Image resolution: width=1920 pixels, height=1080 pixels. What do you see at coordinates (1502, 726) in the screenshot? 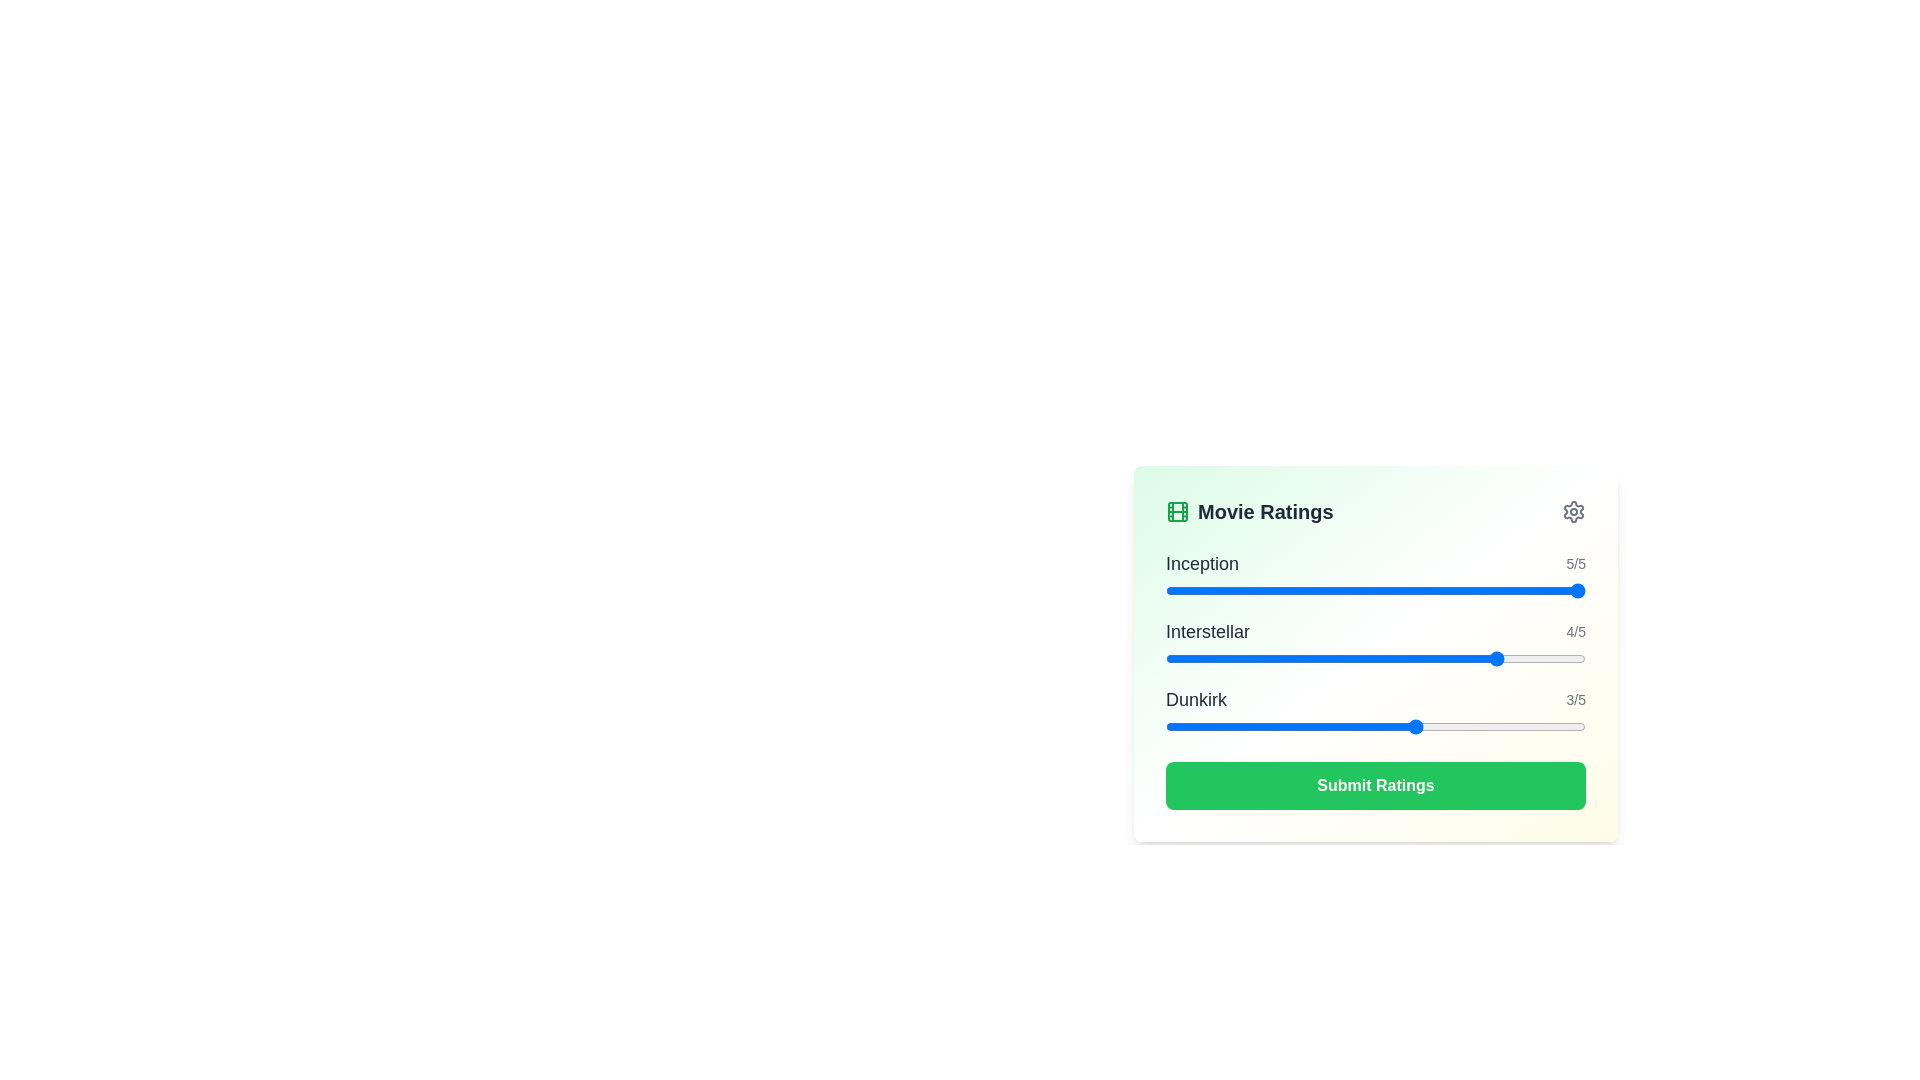
I see `the rating for Dunkirk` at bounding box center [1502, 726].